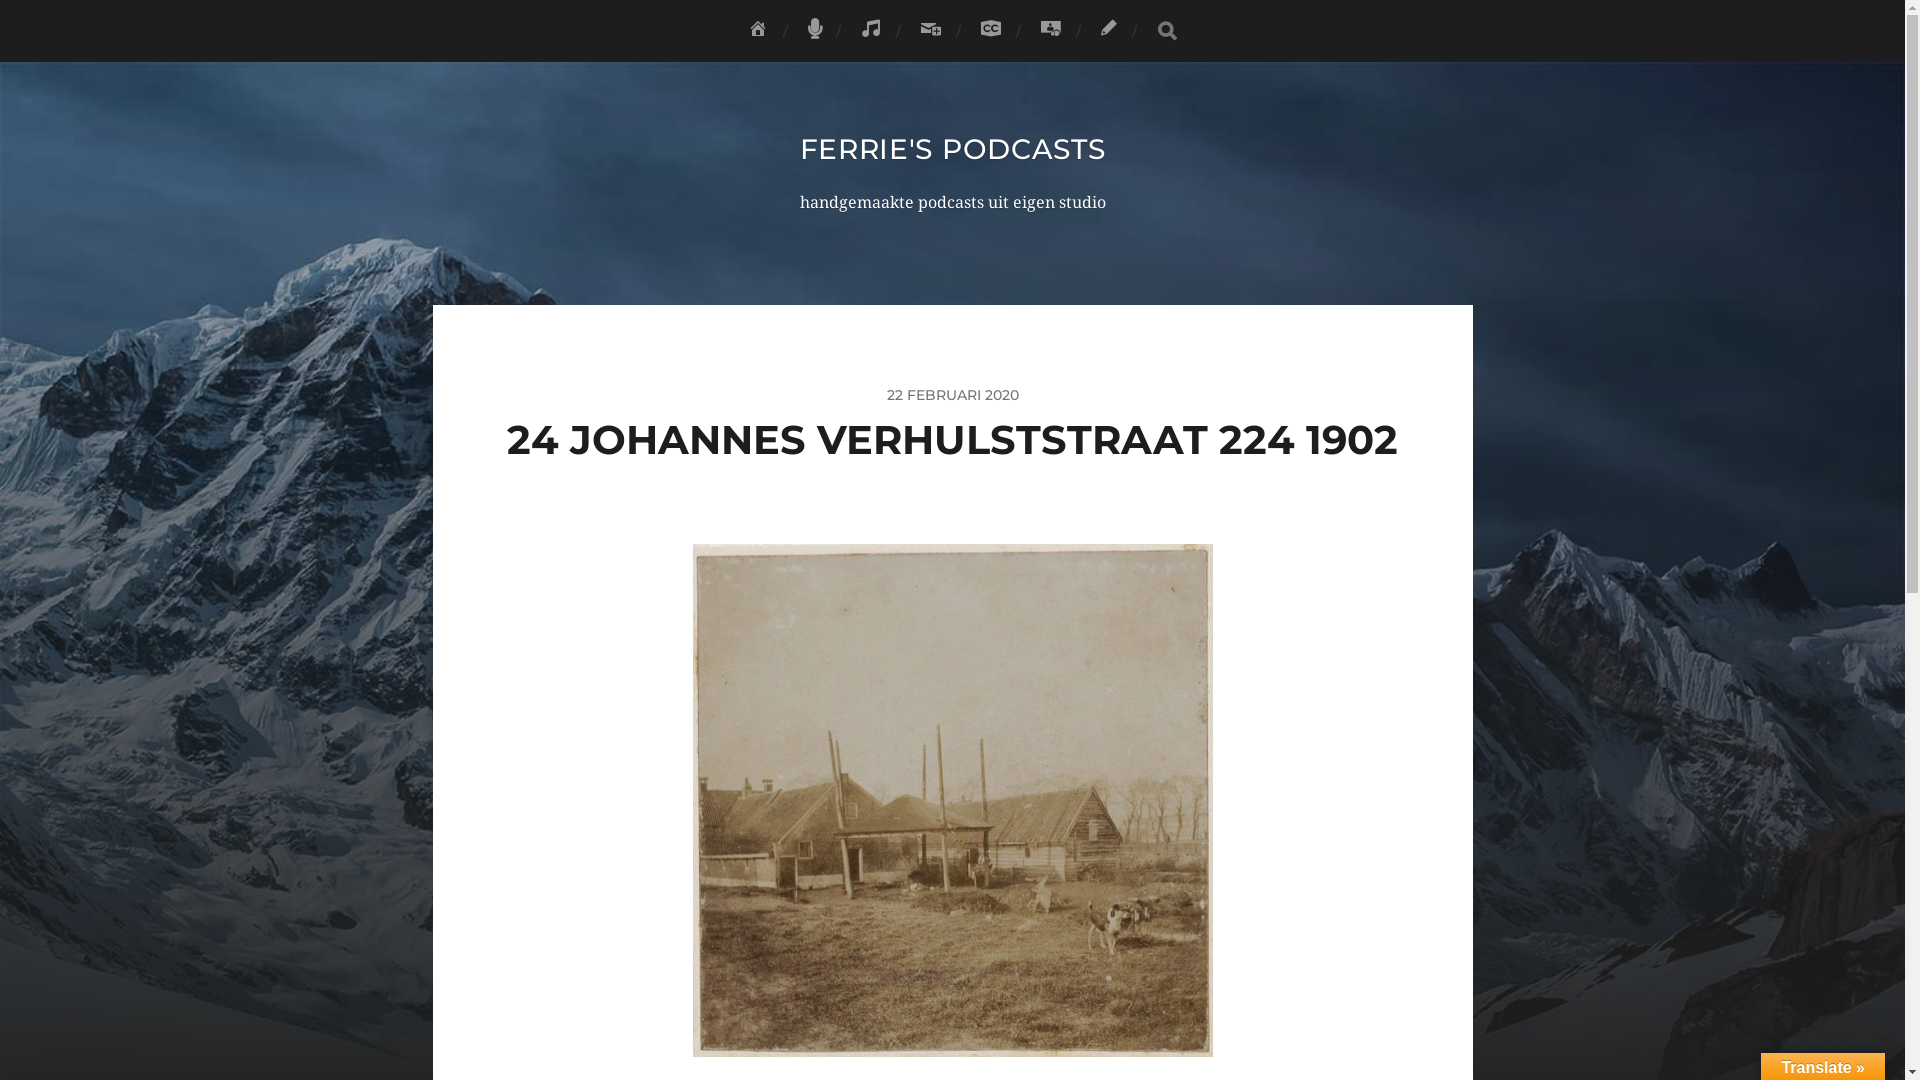  What do you see at coordinates (930, 30) in the screenshot?
I see `'ABONNEREN'` at bounding box center [930, 30].